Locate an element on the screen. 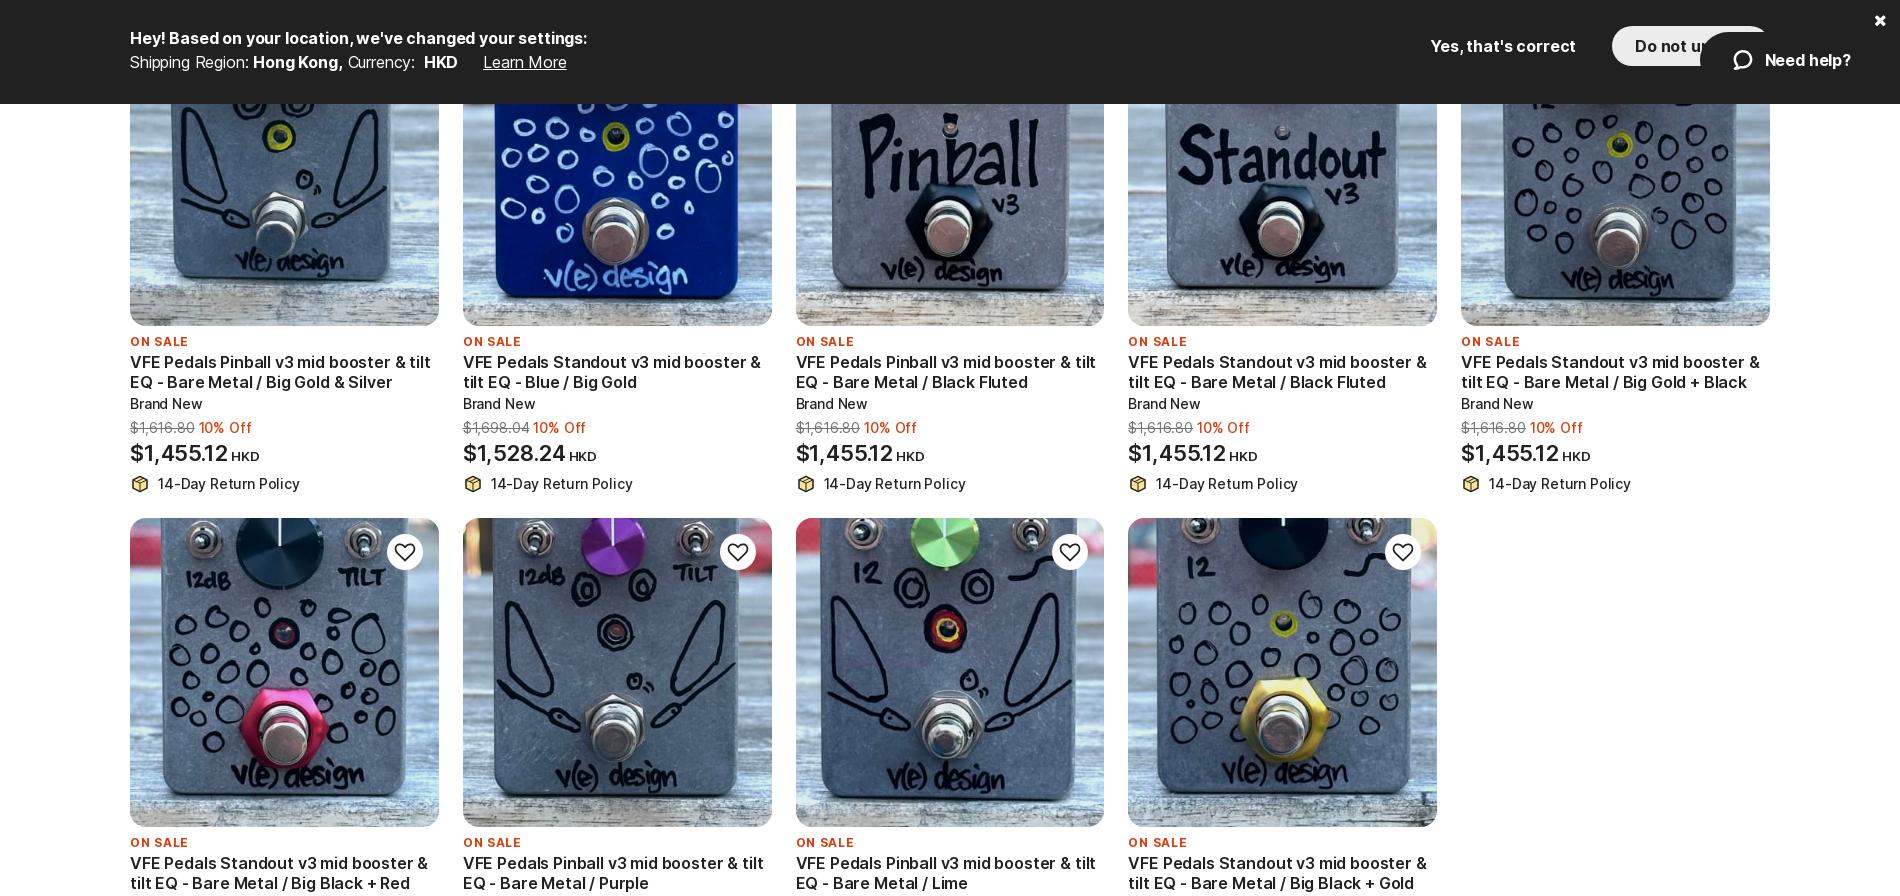  'Do not update' is located at coordinates (1690, 44).